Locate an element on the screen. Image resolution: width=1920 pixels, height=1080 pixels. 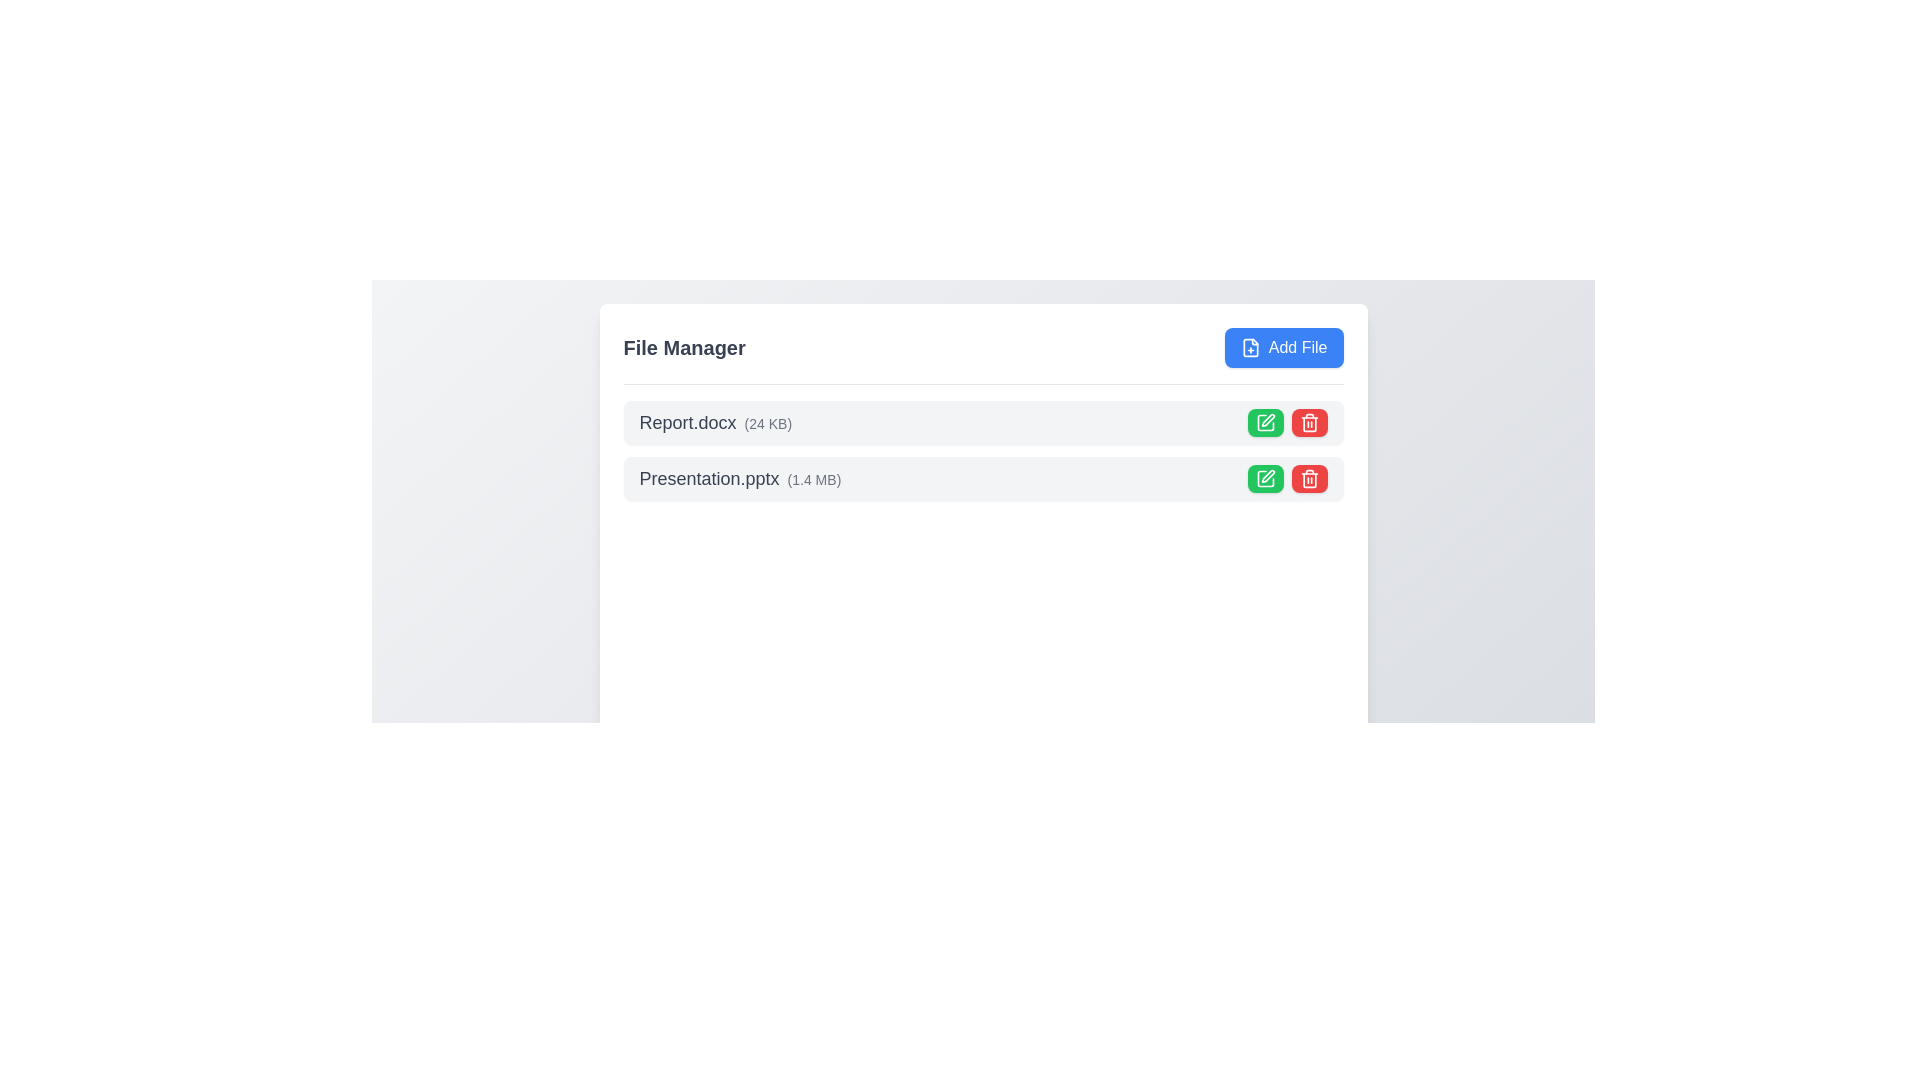
the static text label displaying 'Report.docx', which is bold and dark-gray, positioned in the first row of the list is located at coordinates (687, 422).